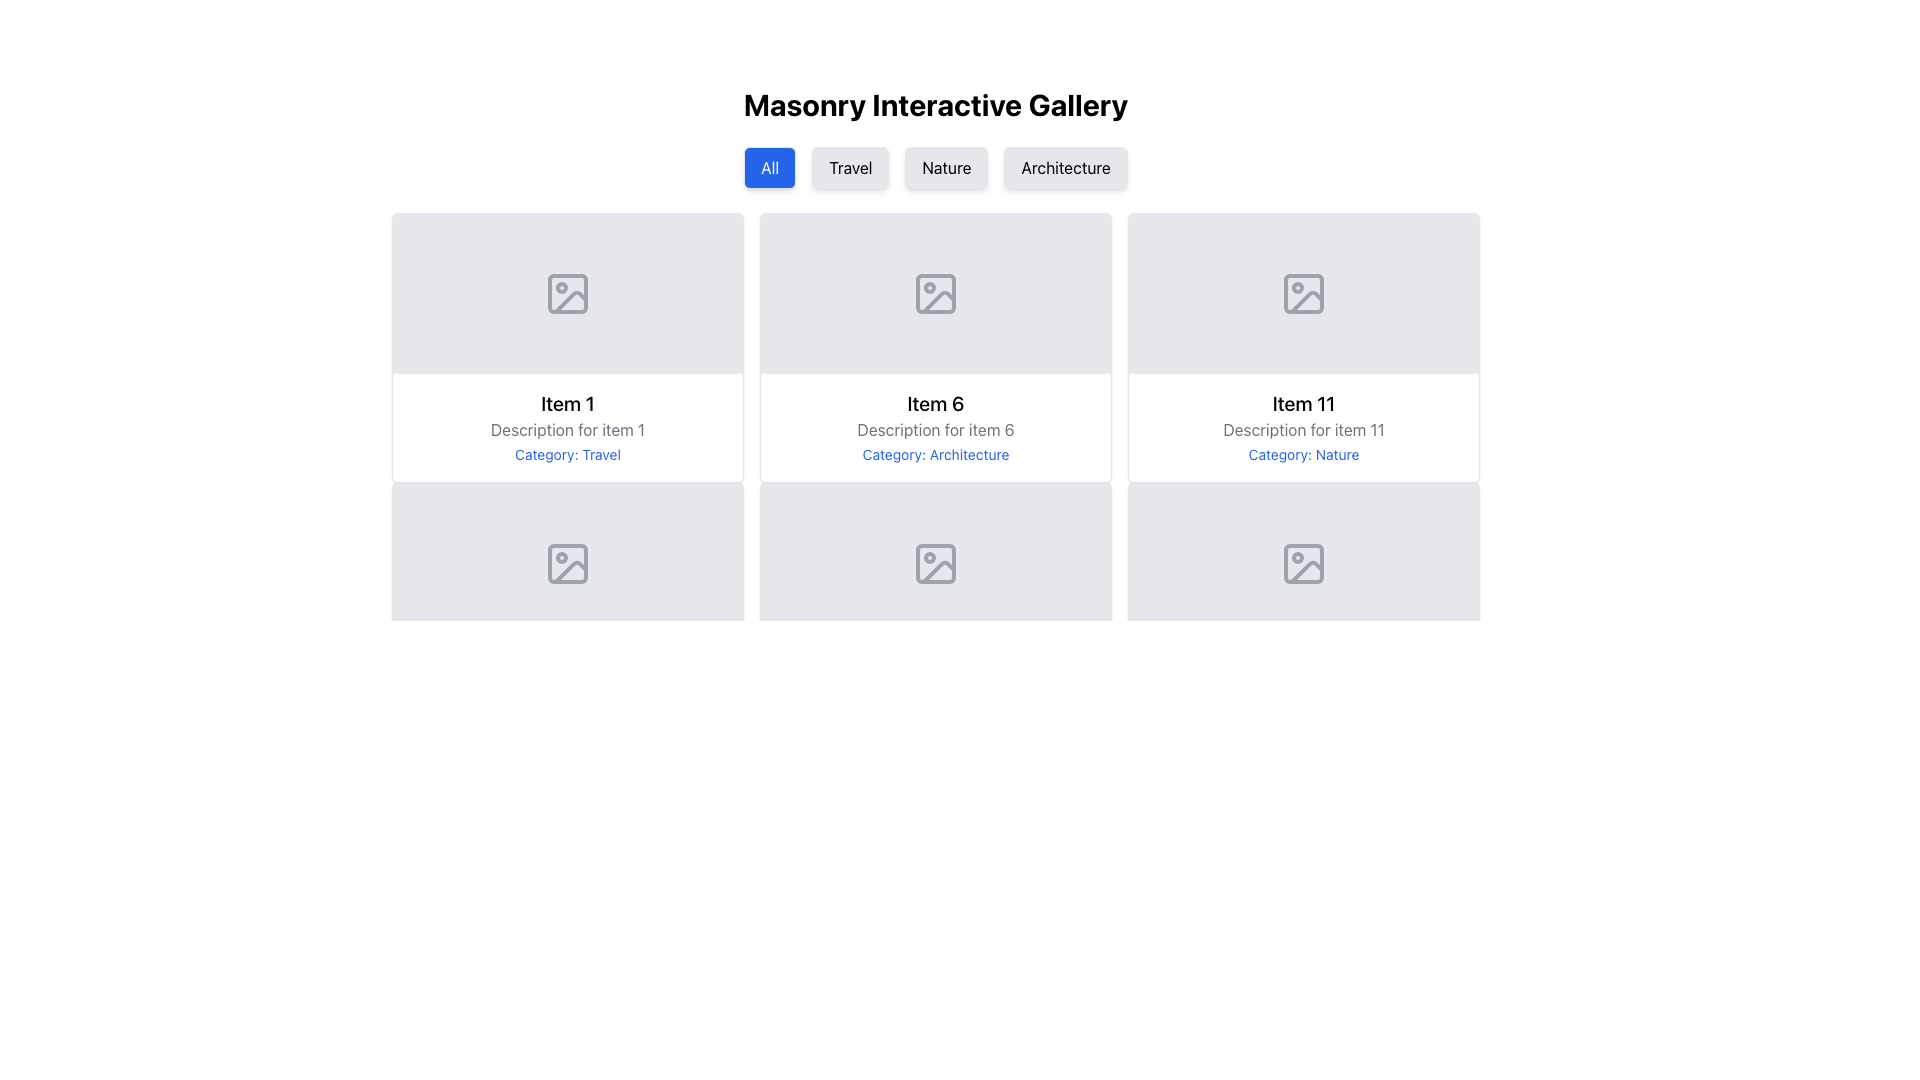 The height and width of the screenshot is (1080, 1920). What do you see at coordinates (935, 428) in the screenshot?
I see `the text label that provides additional details about 'Item 6', located beneath the title 'Item 6' and above the category link 'Category: Architecture'` at bounding box center [935, 428].